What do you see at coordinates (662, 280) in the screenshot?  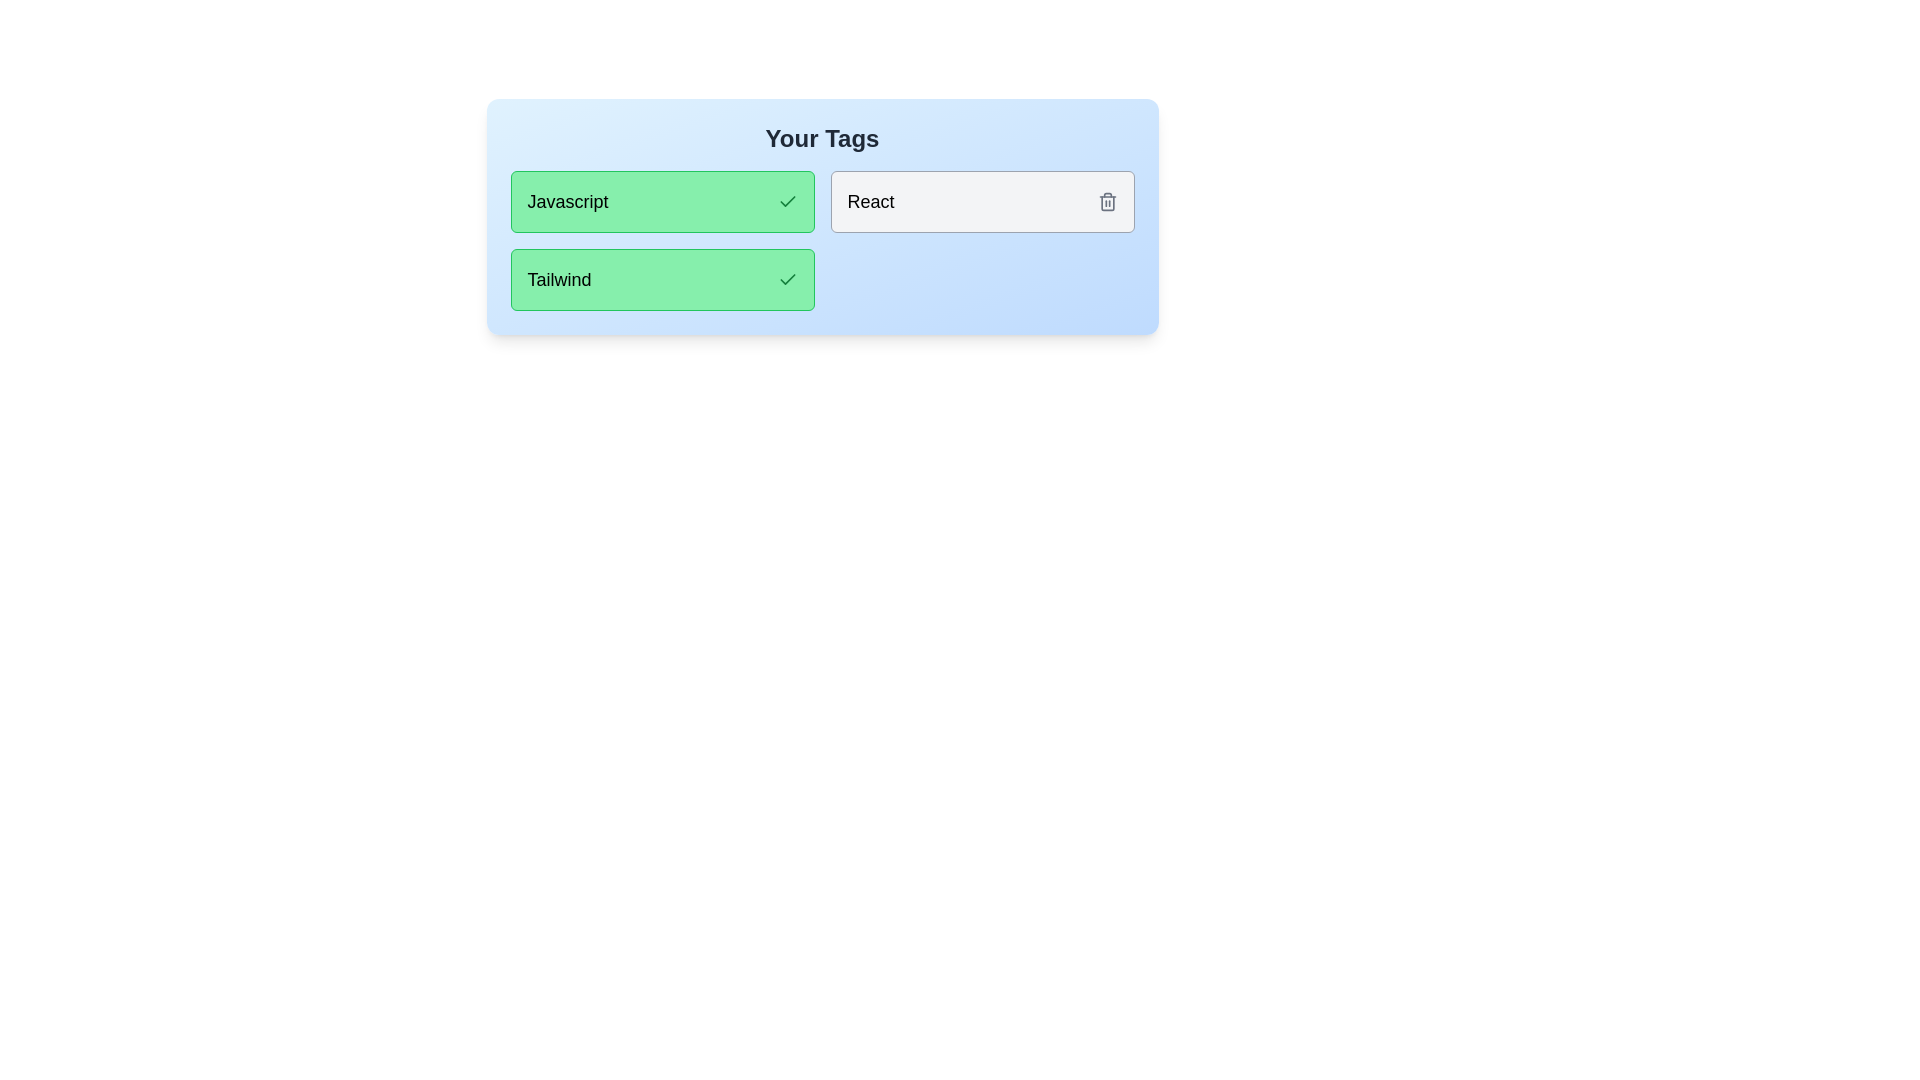 I see `the tag with text Tailwind to toggle its status` at bounding box center [662, 280].